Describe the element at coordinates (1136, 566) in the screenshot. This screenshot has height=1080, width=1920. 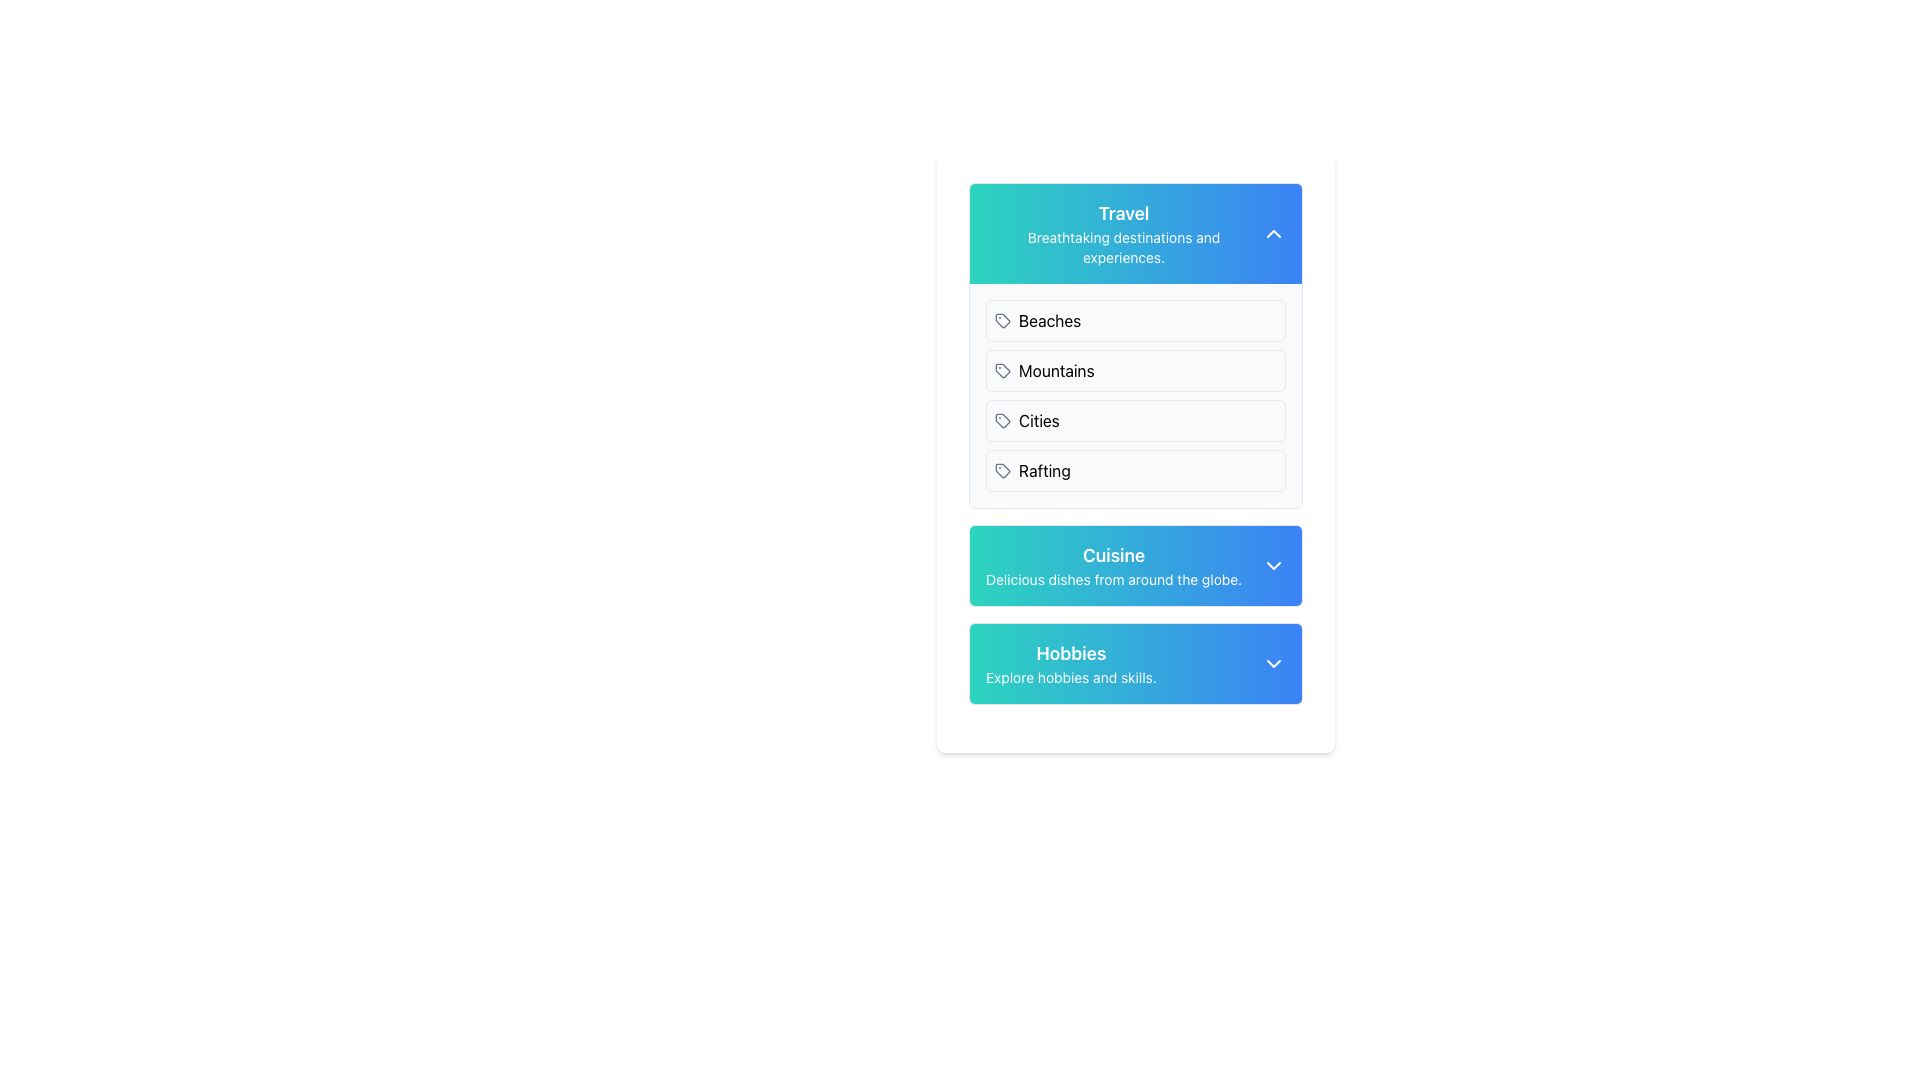
I see `the second option in the vertical list of collapsible sections, which is labeled as the Expandable menu option related to global cuisine` at that location.